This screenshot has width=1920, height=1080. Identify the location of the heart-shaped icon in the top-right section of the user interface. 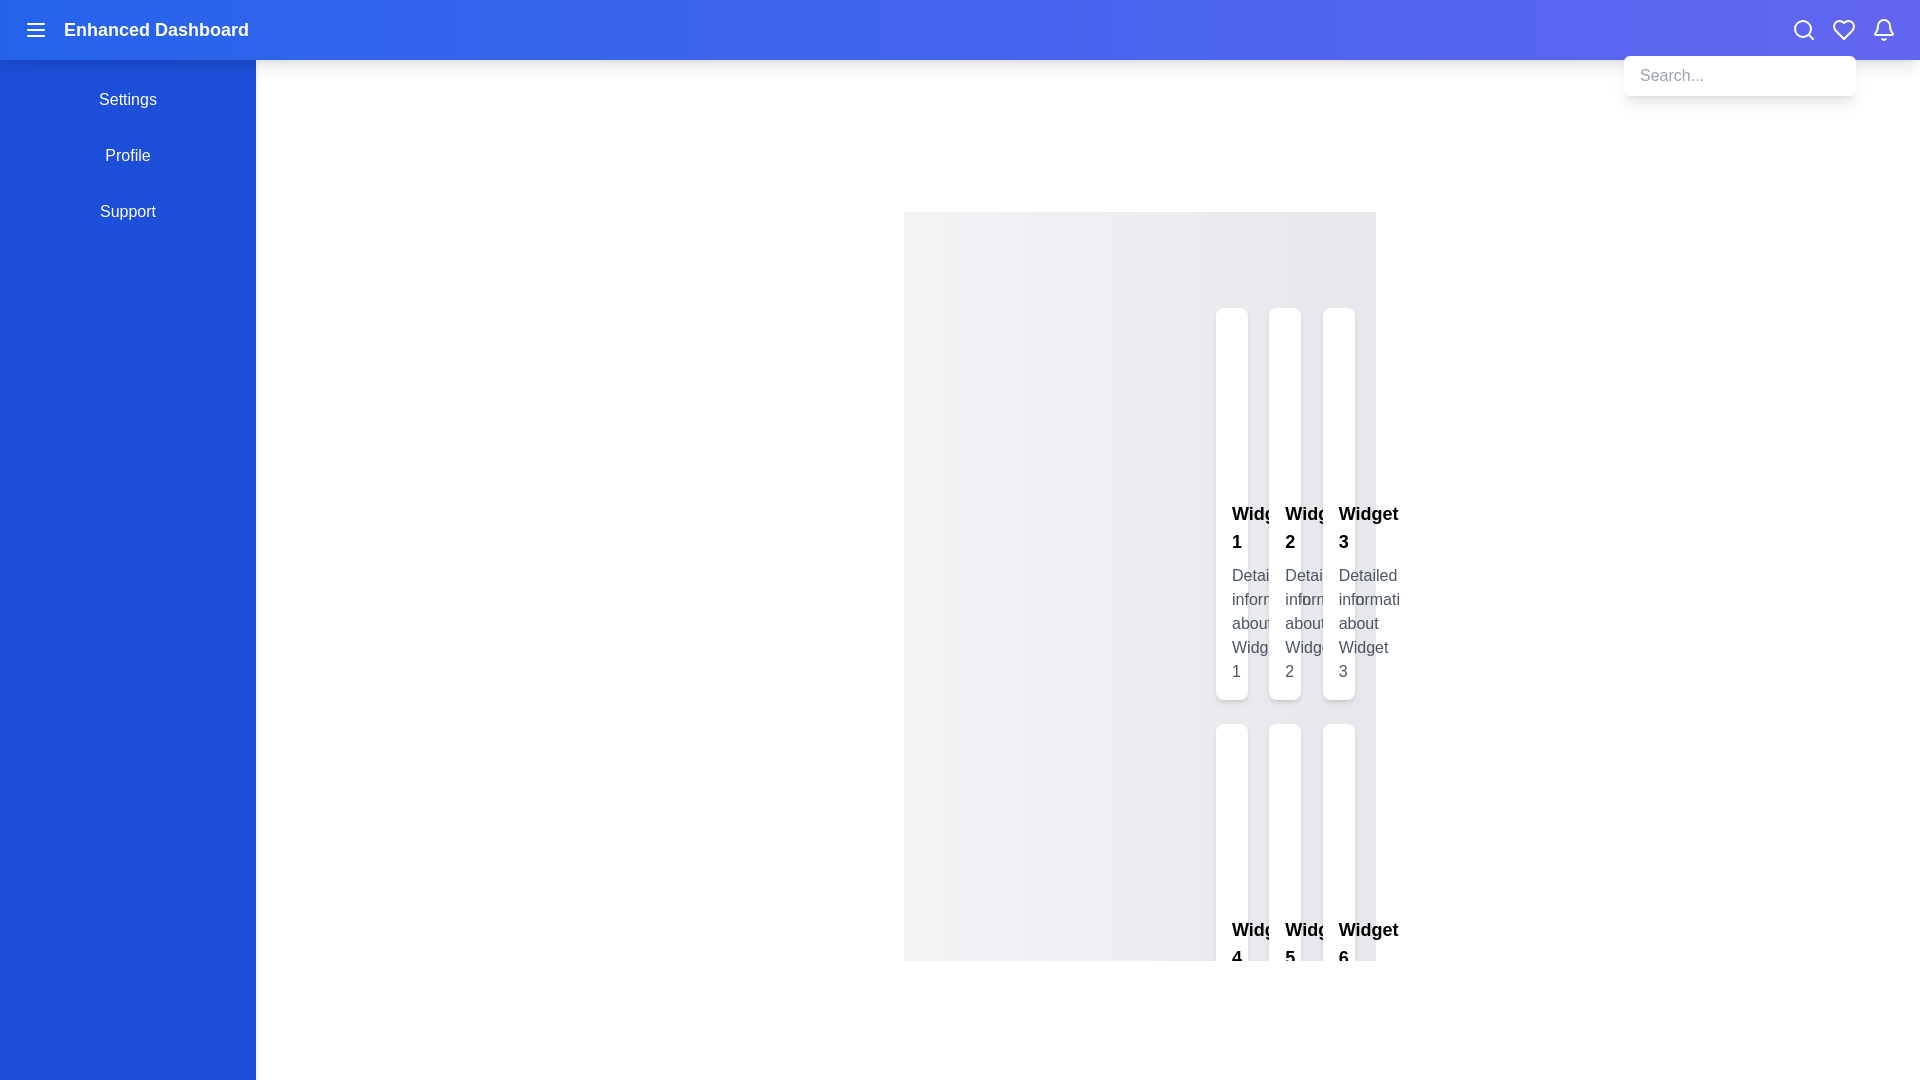
(1842, 30).